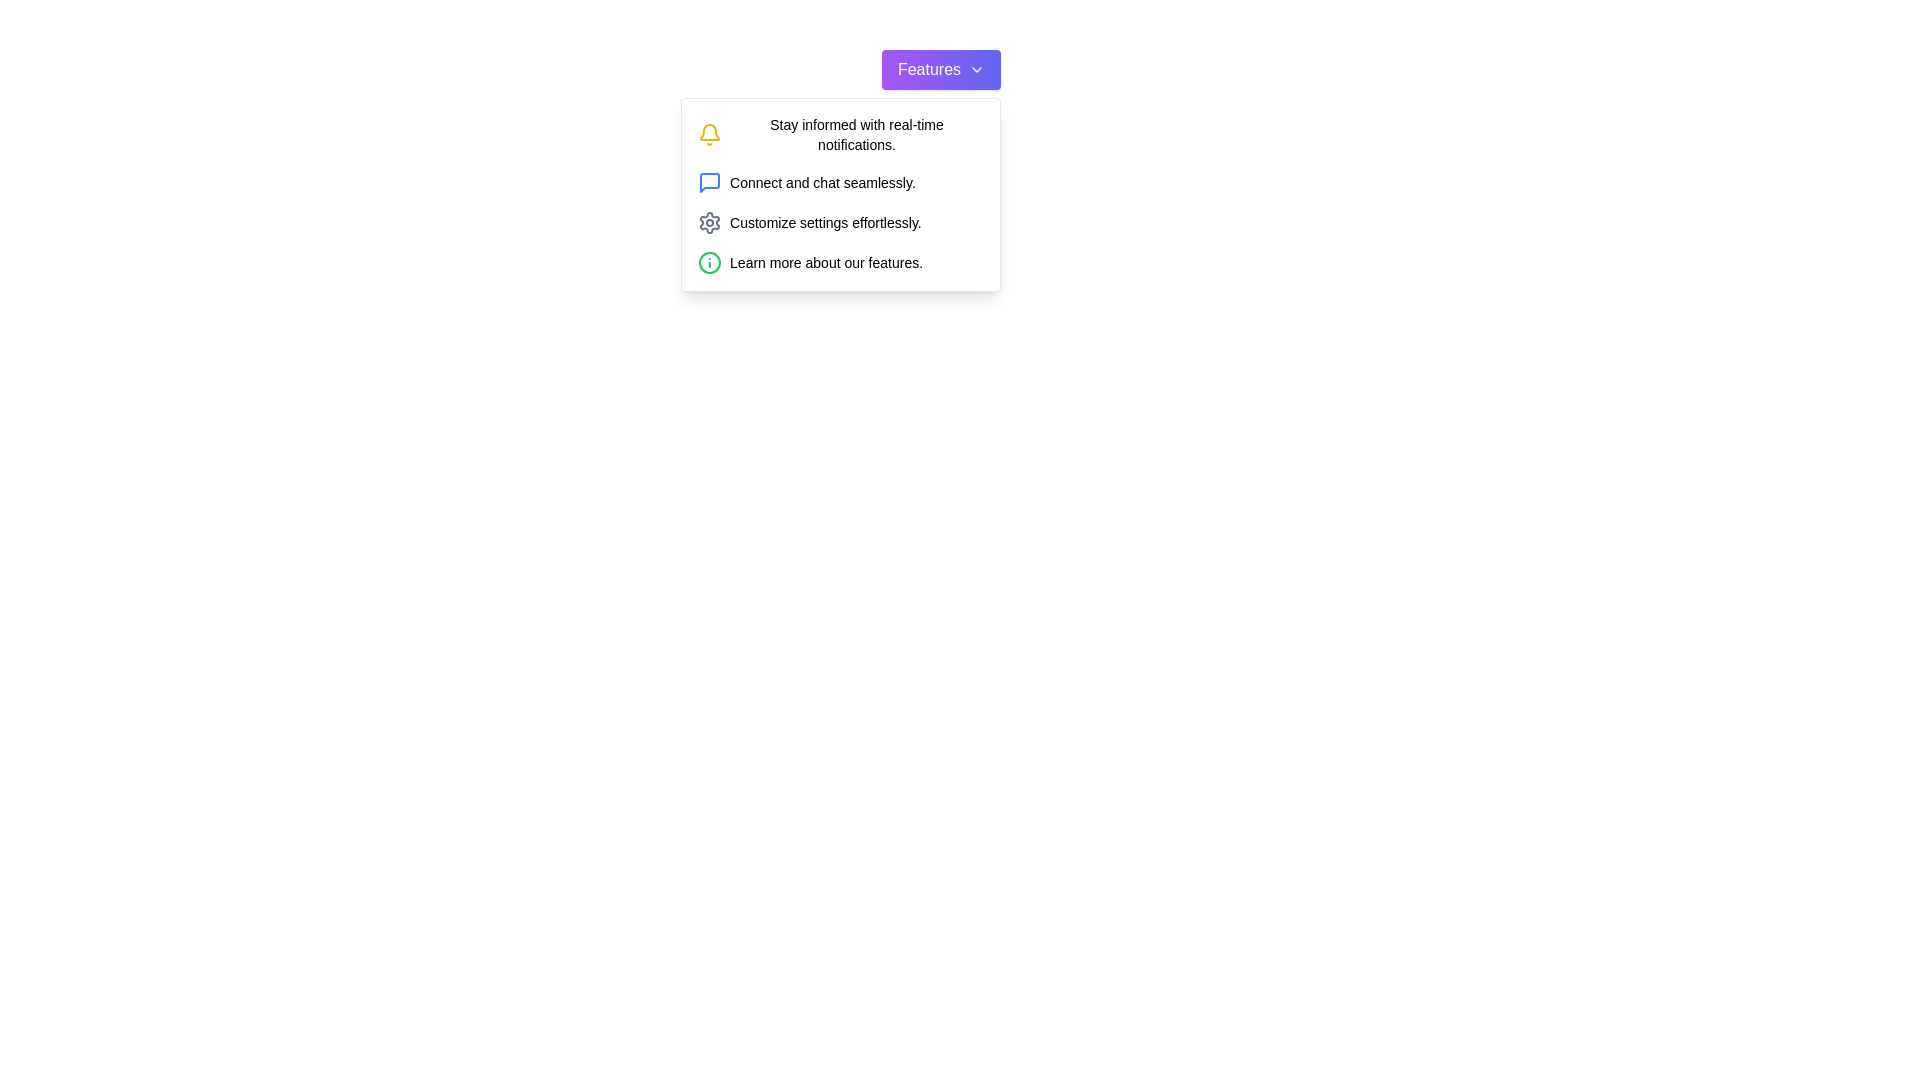 Image resolution: width=1920 pixels, height=1080 pixels. Describe the element at coordinates (940, 68) in the screenshot. I see `the 'Features' button, which is a rectangular button with a gradient background from purple to indigo, containing white text and a downward-facing arrow icon` at that location.